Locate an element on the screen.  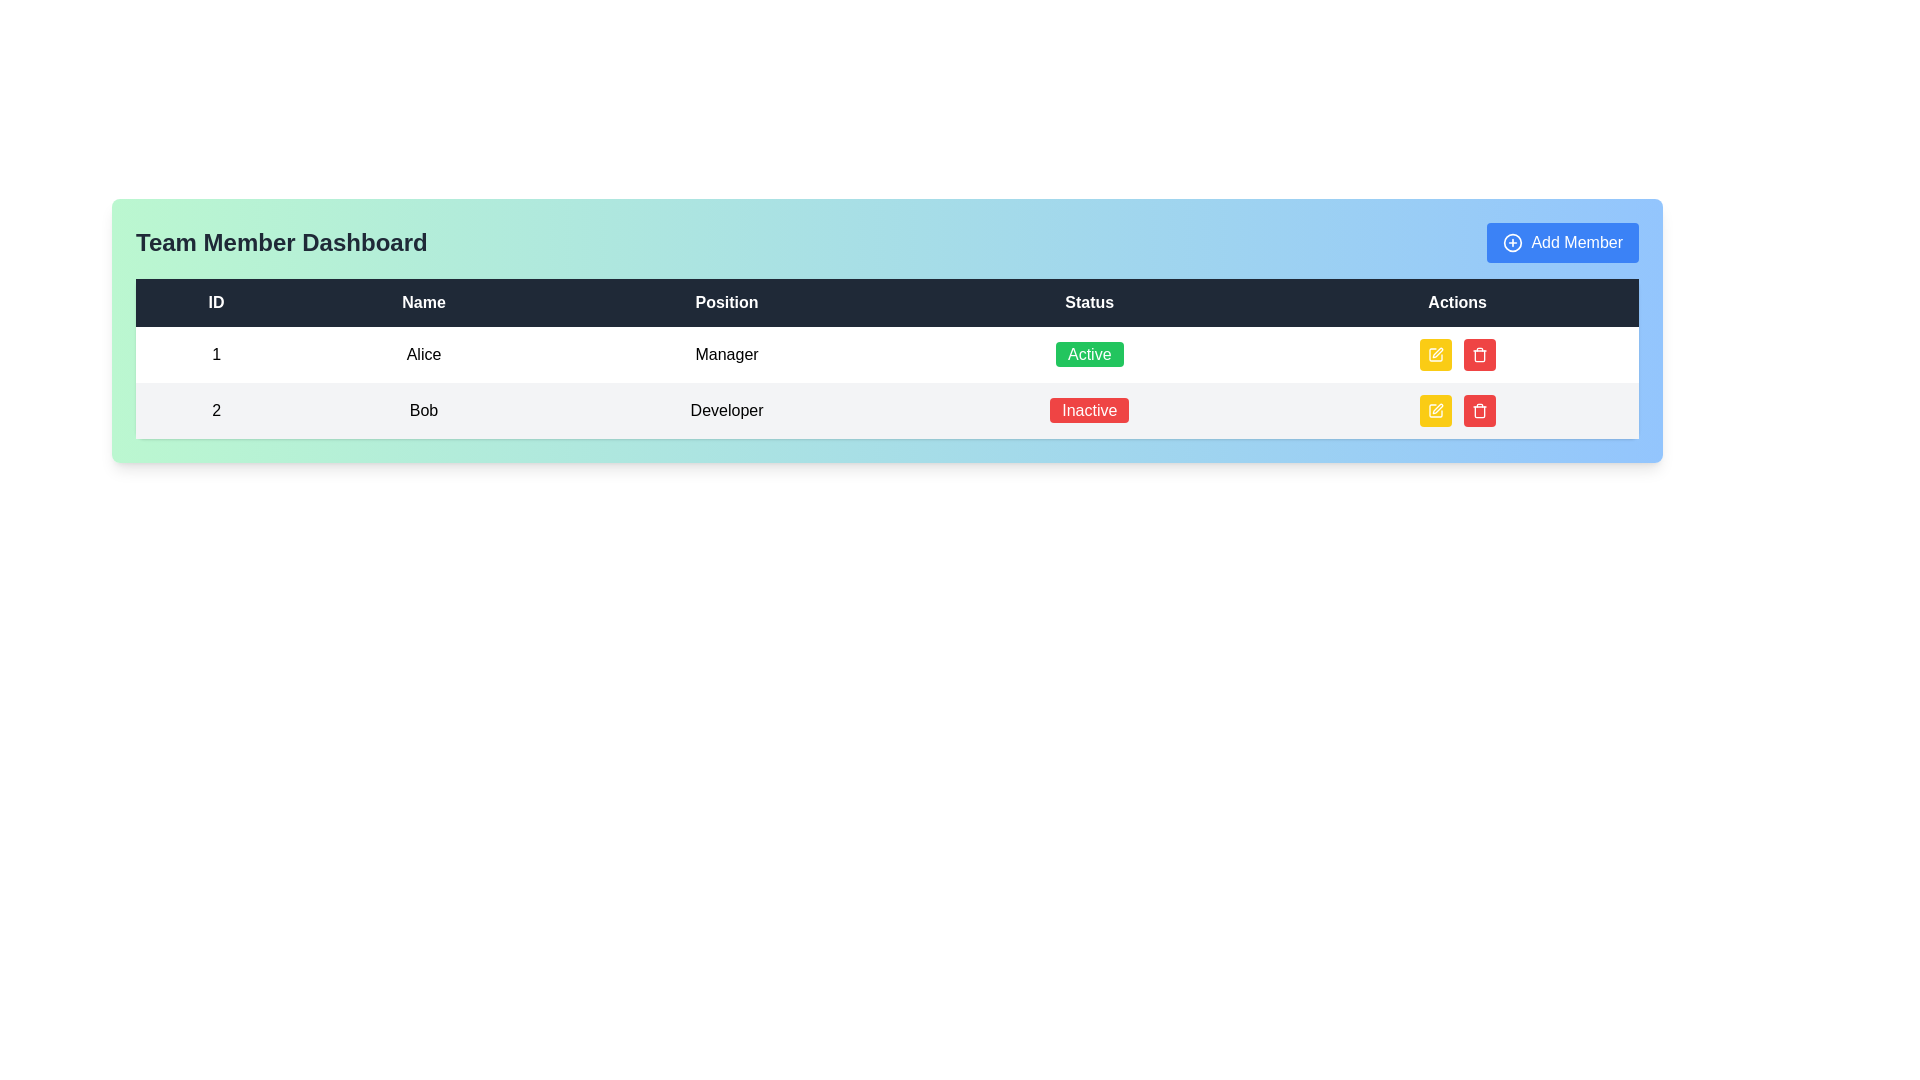
the edit button located in the second row of the table under the 'Actions' column is located at coordinates (1434, 410).